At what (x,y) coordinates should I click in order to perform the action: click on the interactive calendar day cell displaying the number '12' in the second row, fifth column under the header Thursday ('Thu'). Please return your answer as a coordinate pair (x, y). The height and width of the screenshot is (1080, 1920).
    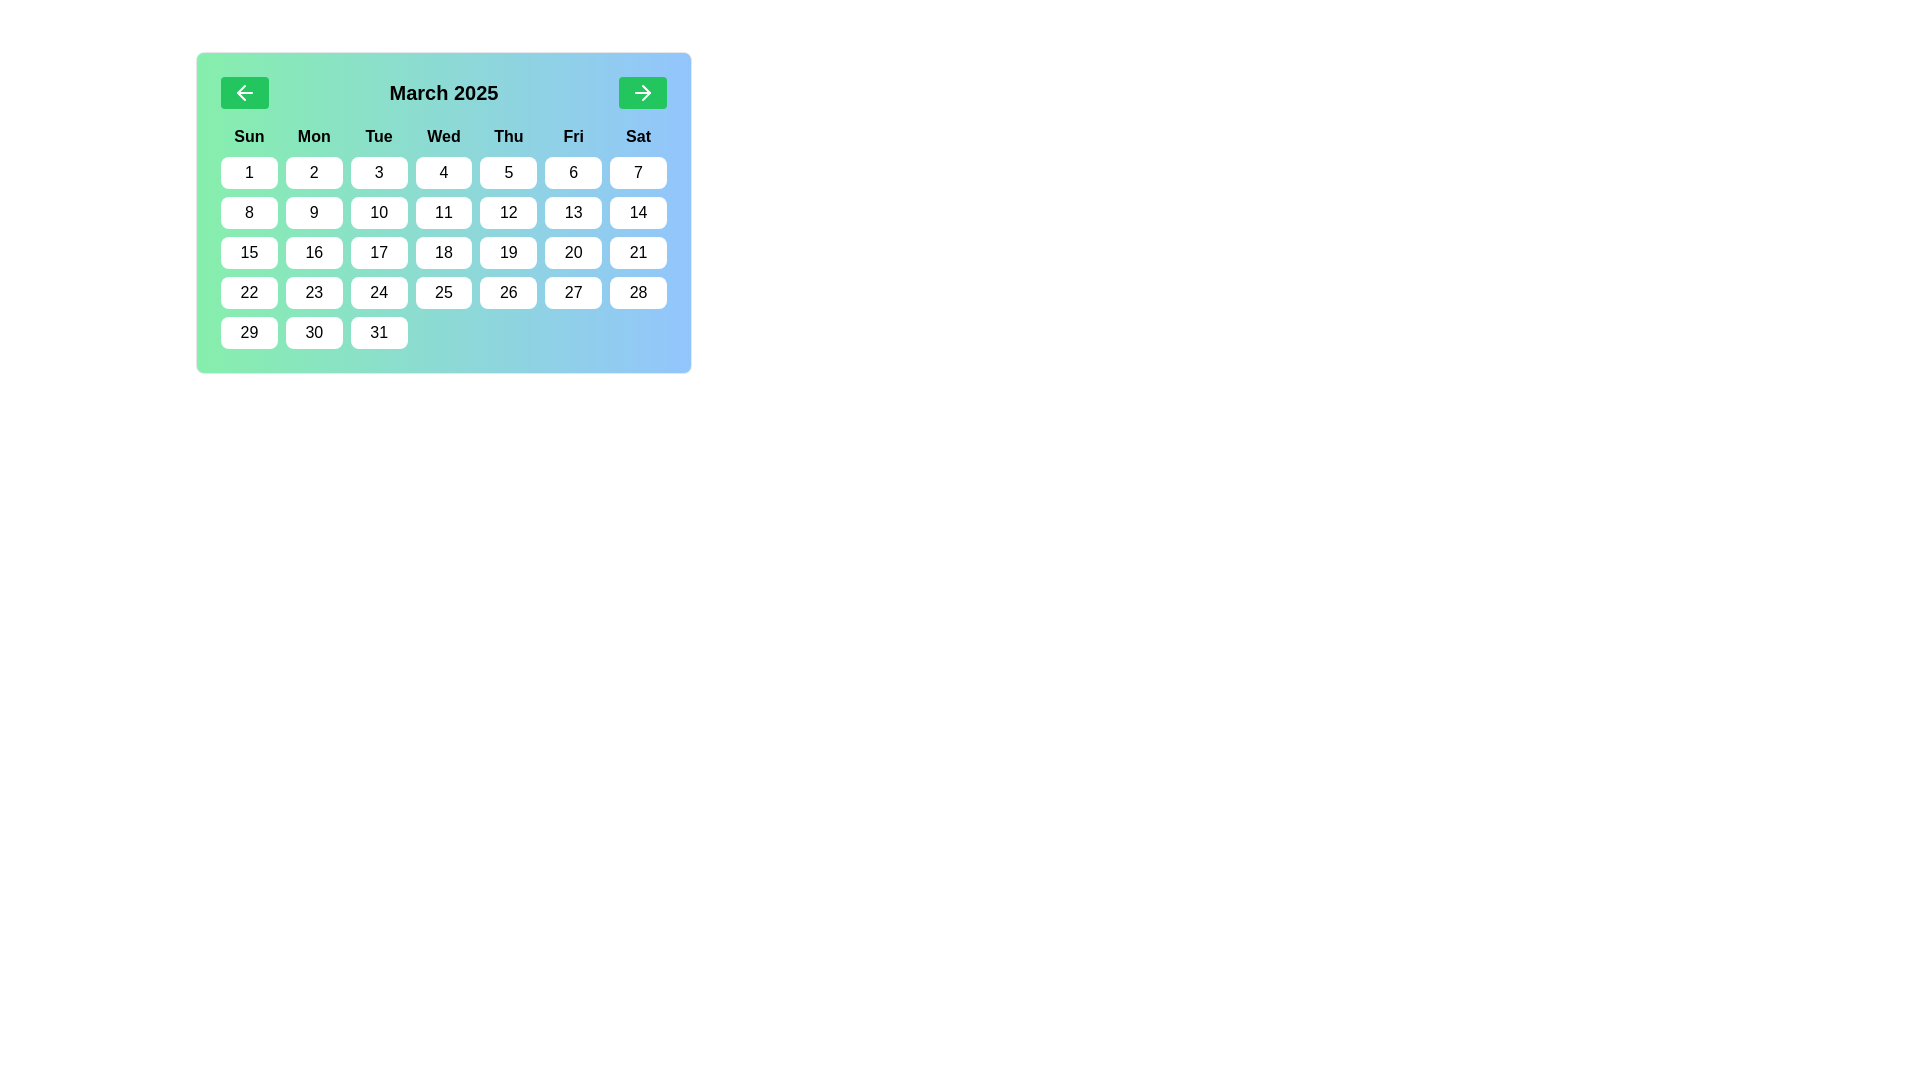
    Looking at the image, I should click on (508, 212).